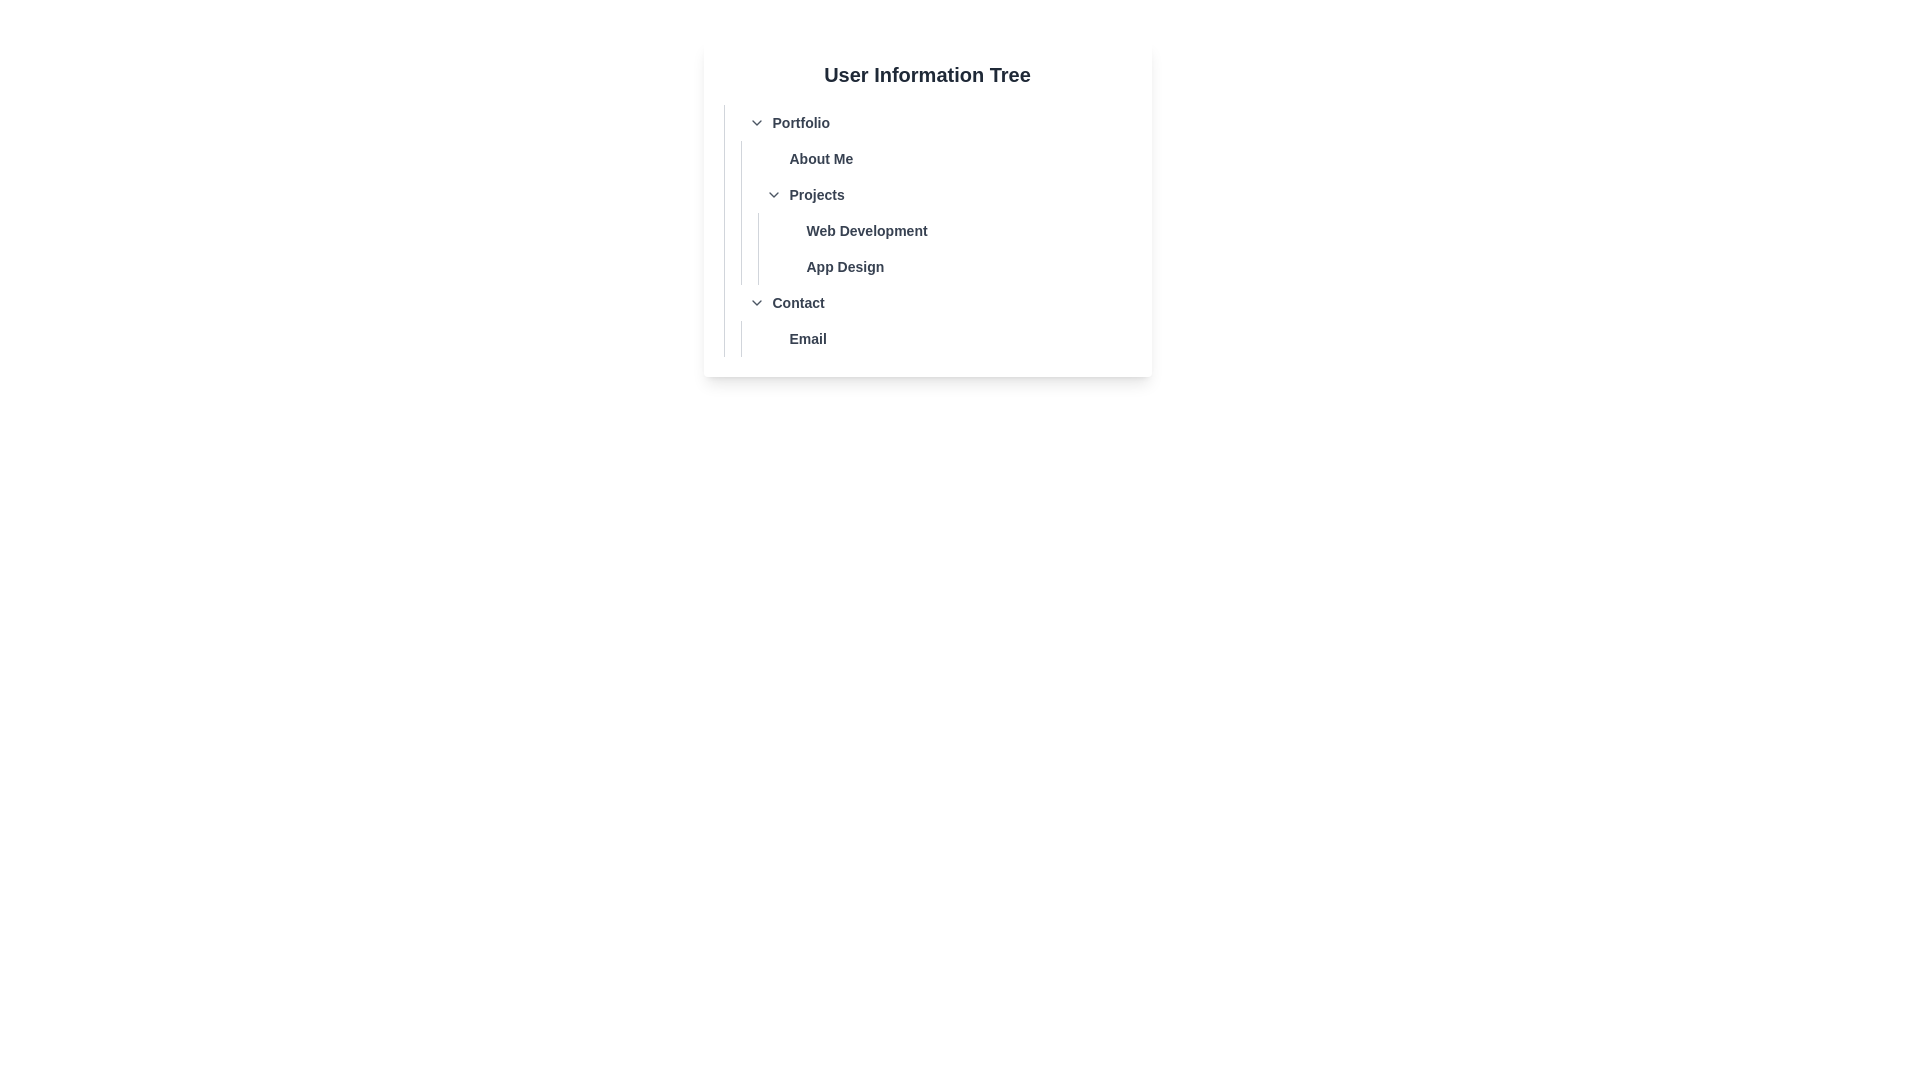  What do you see at coordinates (808, 338) in the screenshot?
I see `label displaying the word 'Email', which is a small, bold, gray-colored text located in the 'Contact' section of the User Information Tree` at bounding box center [808, 338].